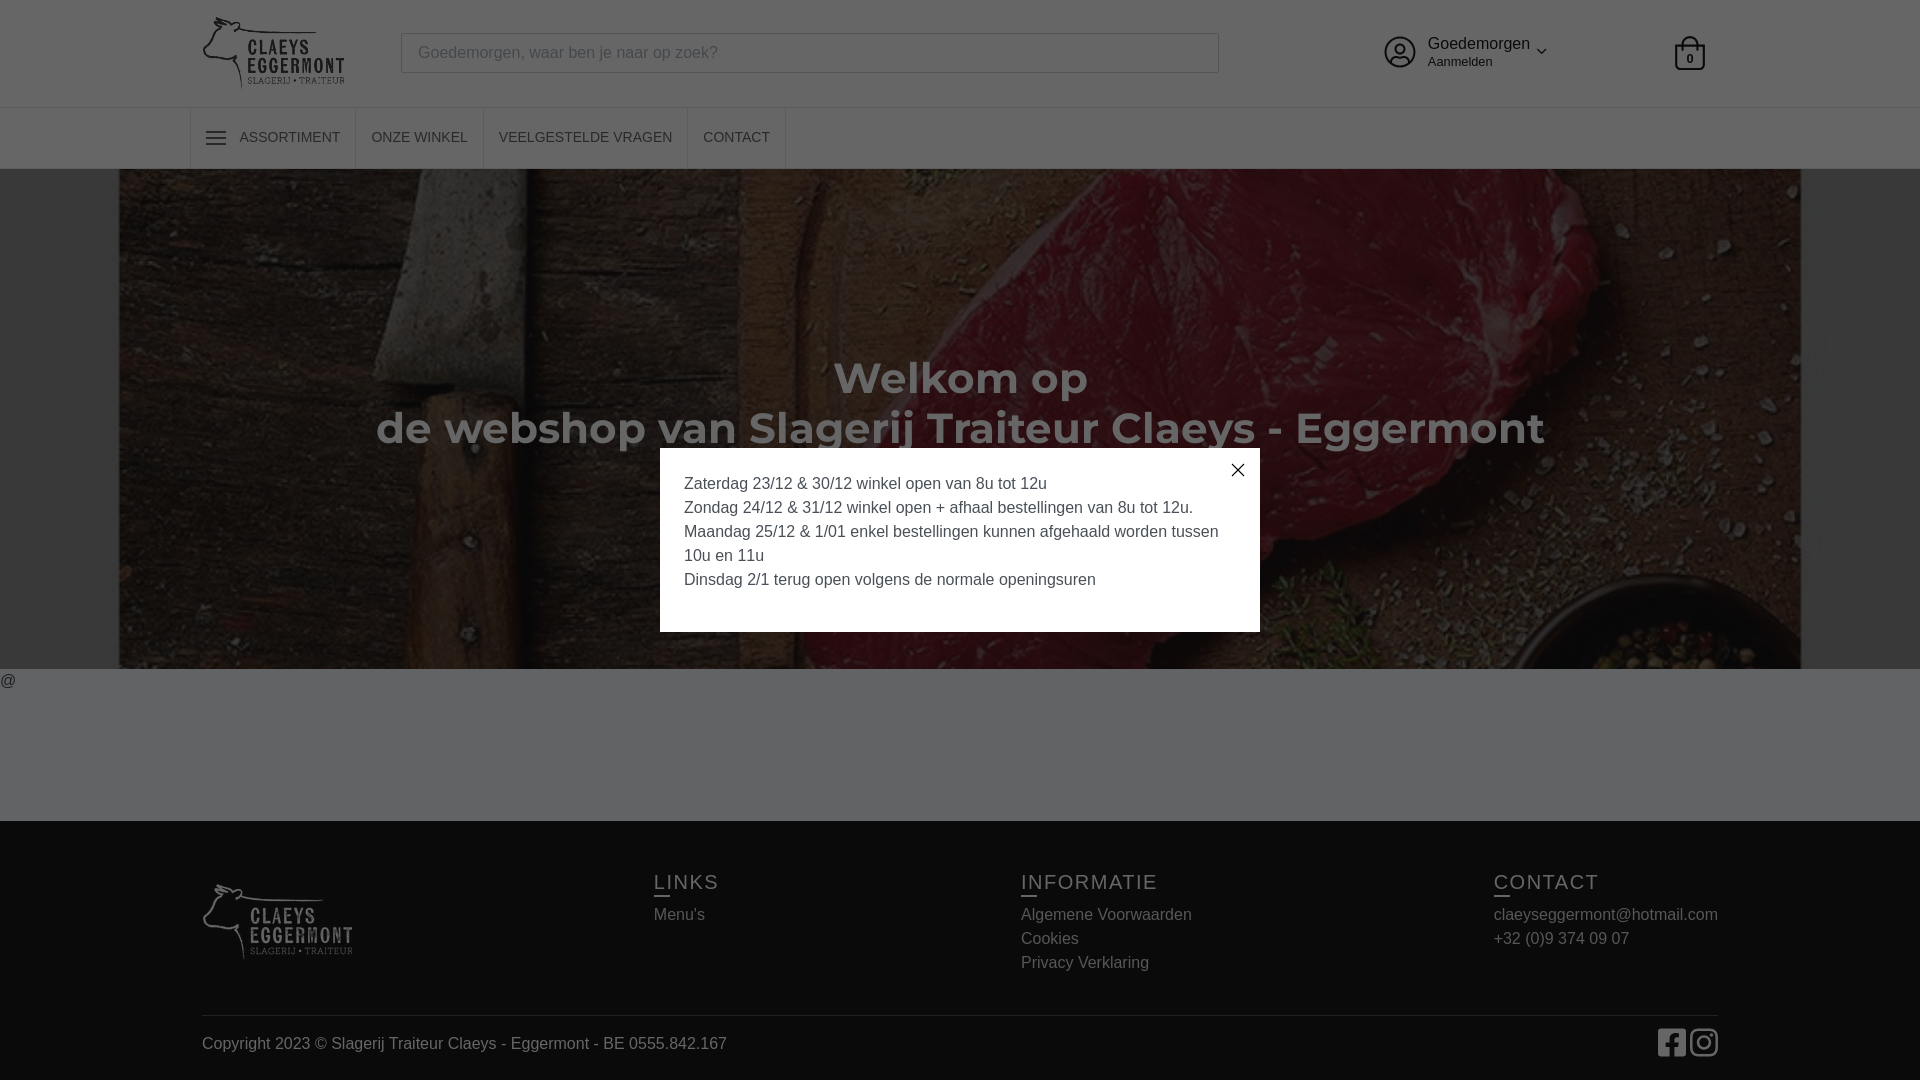 This screenshot has height=1080, width=1920. Describe the element at coordinates (735, 137) in the screenshot. I see `'CONTACT'` at that location.